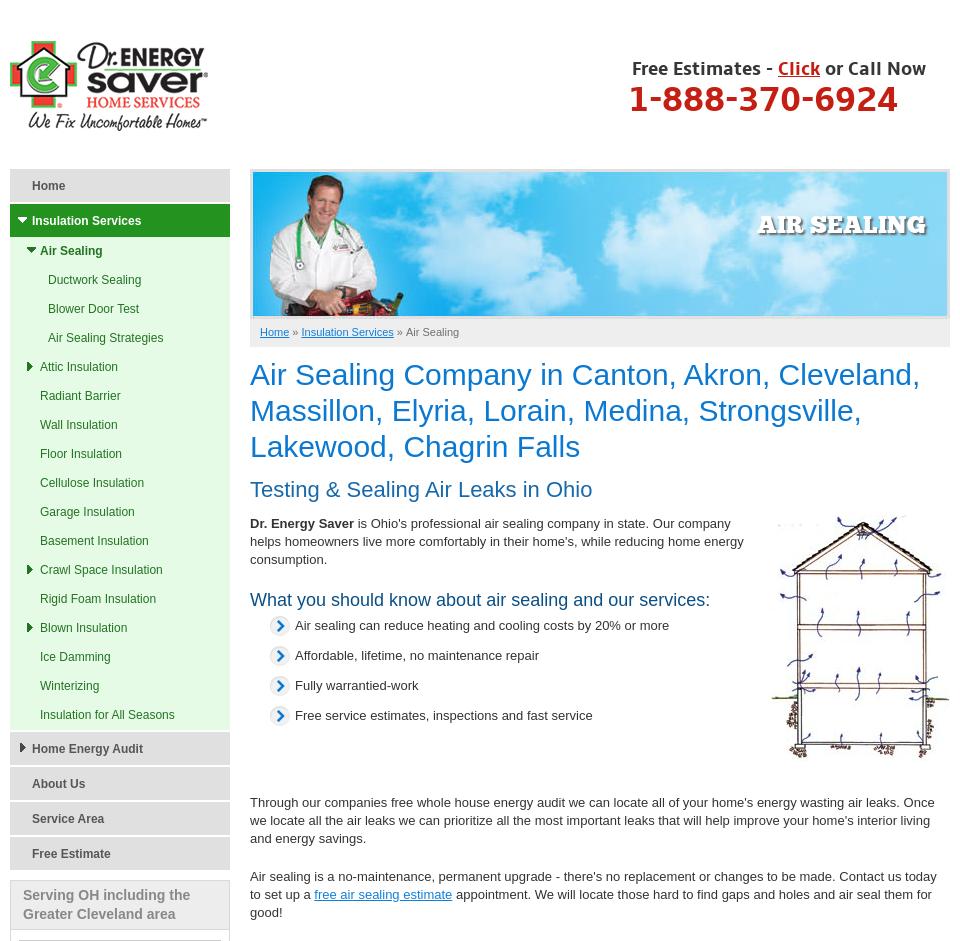 The height and width of the screenshot is (941, 960). Describe the element at coordinates (79, 394) in the screenshot. I see `'Radiant Barrier'` at that location.